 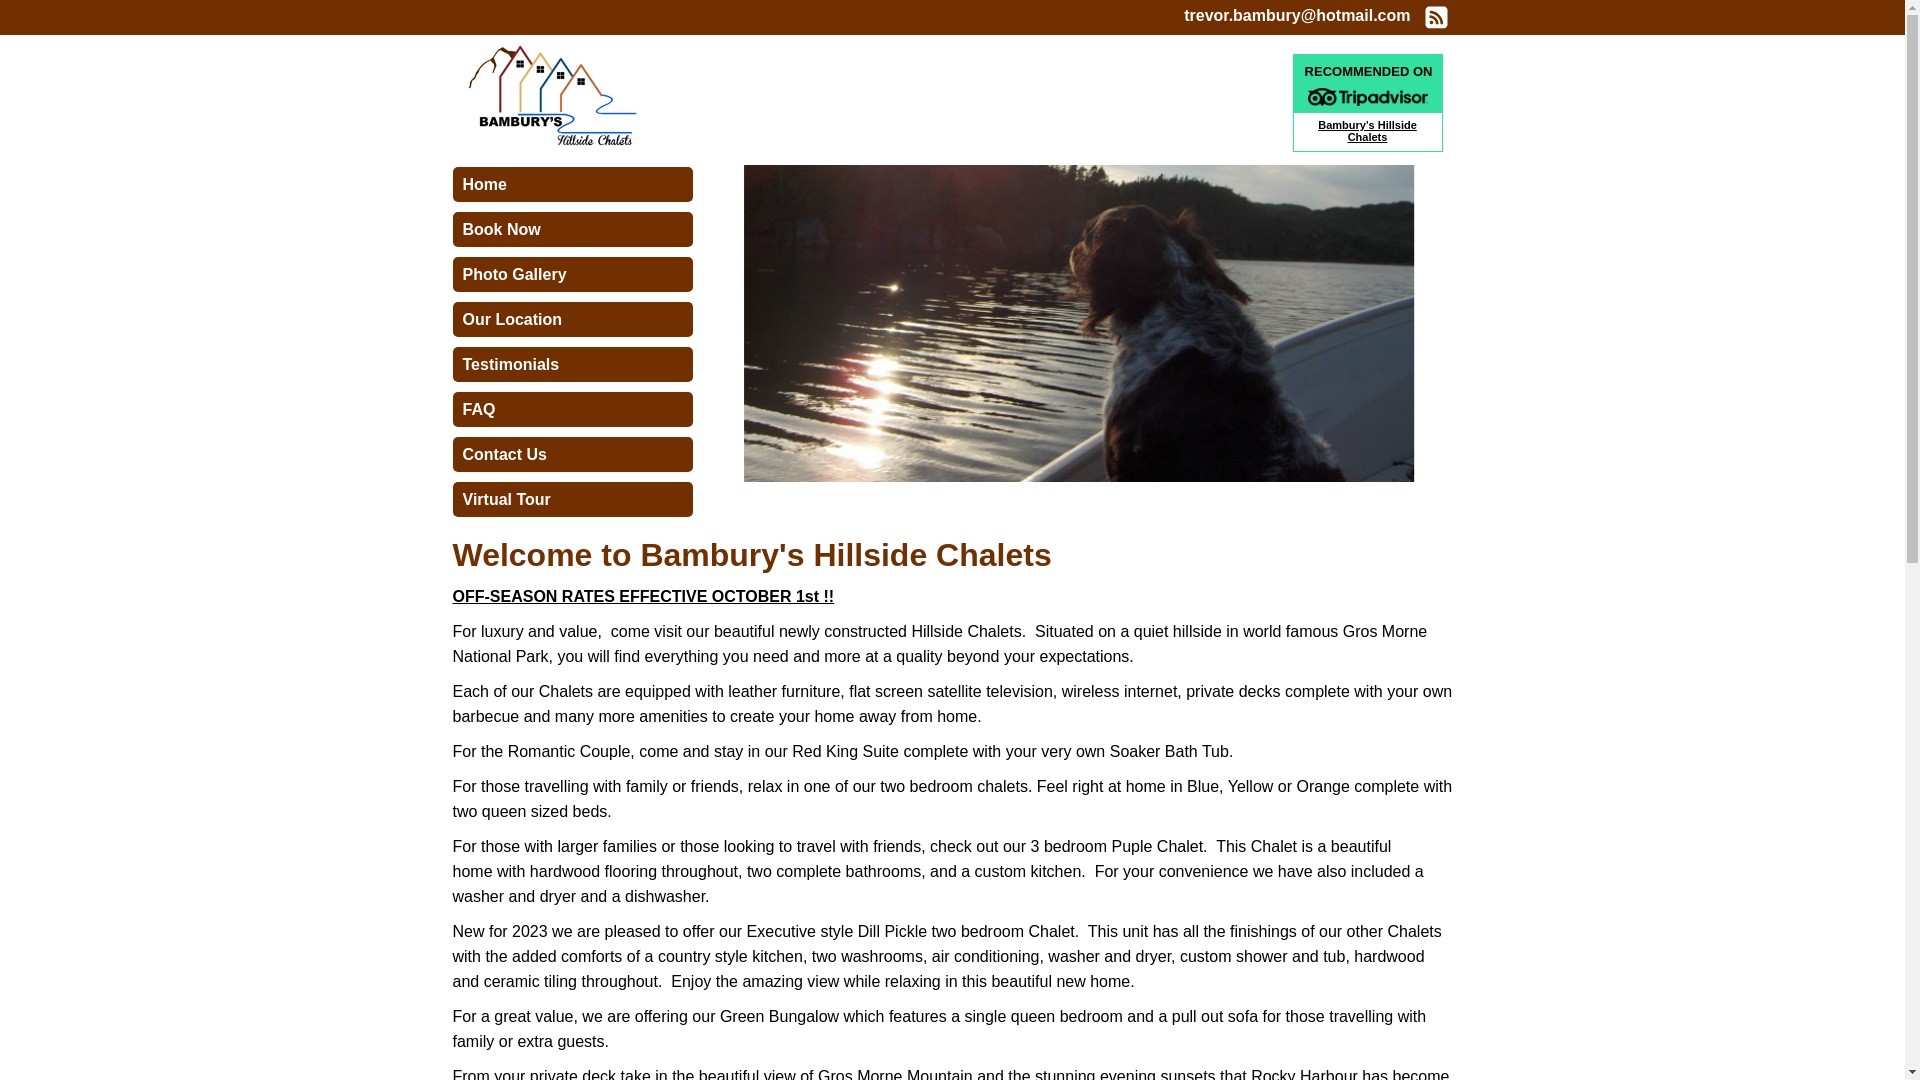 What do you see at coordinates (450, 318) in the screenshot?
I see `'Our Location'` at bounding box center [450, 318].